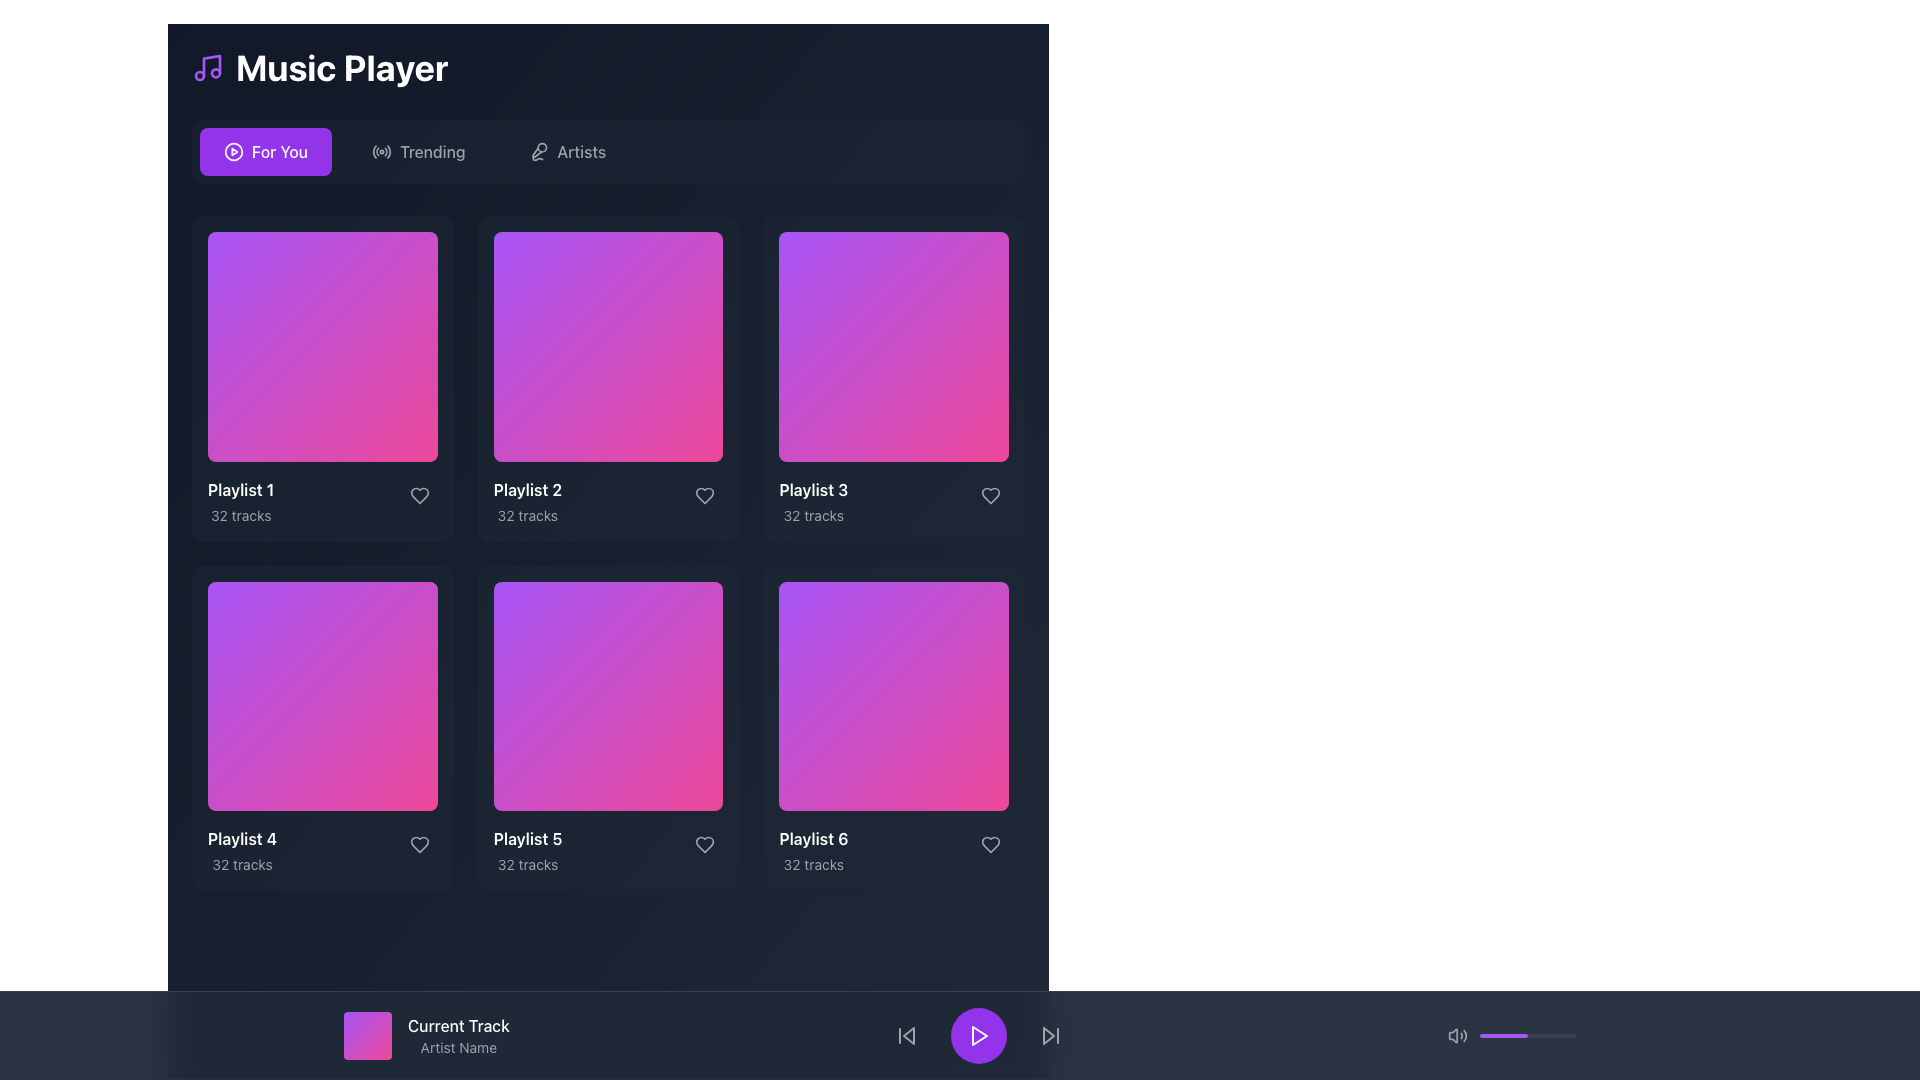  Describe the element at coordinates (705, 845) in the screenshot. I see `the heart icon button, which is the second item in the bottom row of heart icons` at that location.